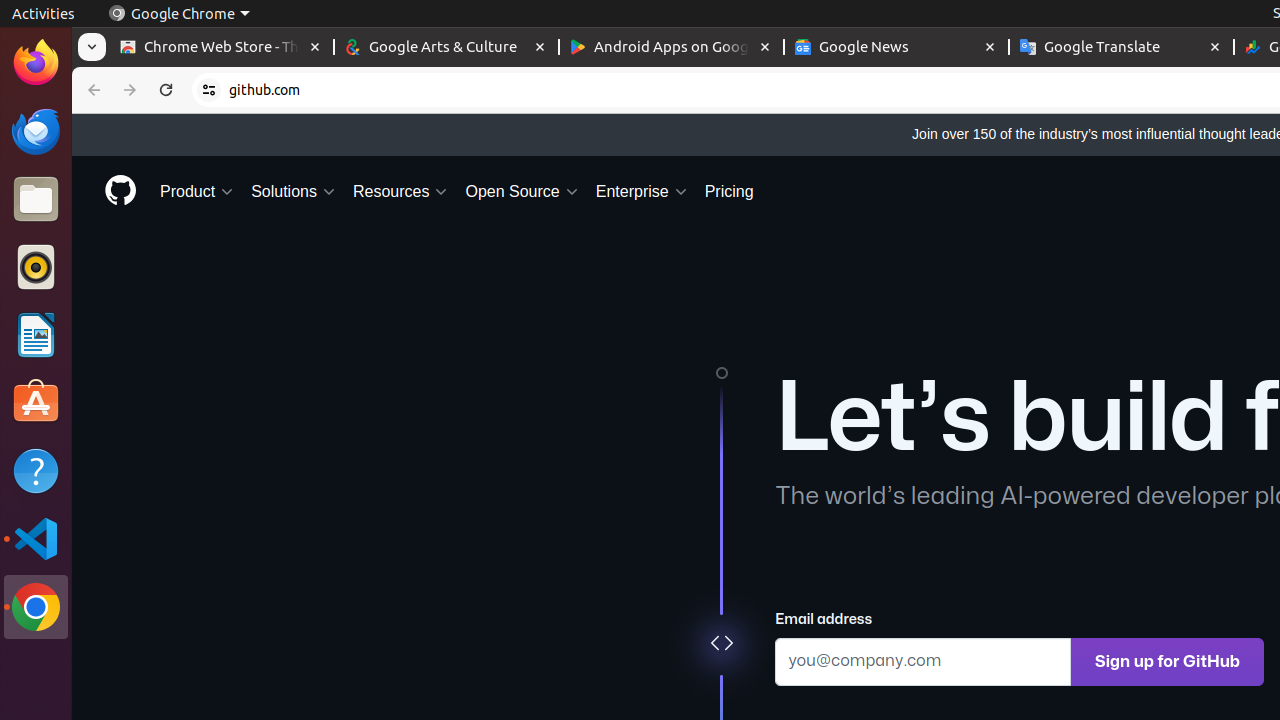  Describe the element at coordinates (35, 265) in the screenshot. I see `'Rhythmbox'` at that location.